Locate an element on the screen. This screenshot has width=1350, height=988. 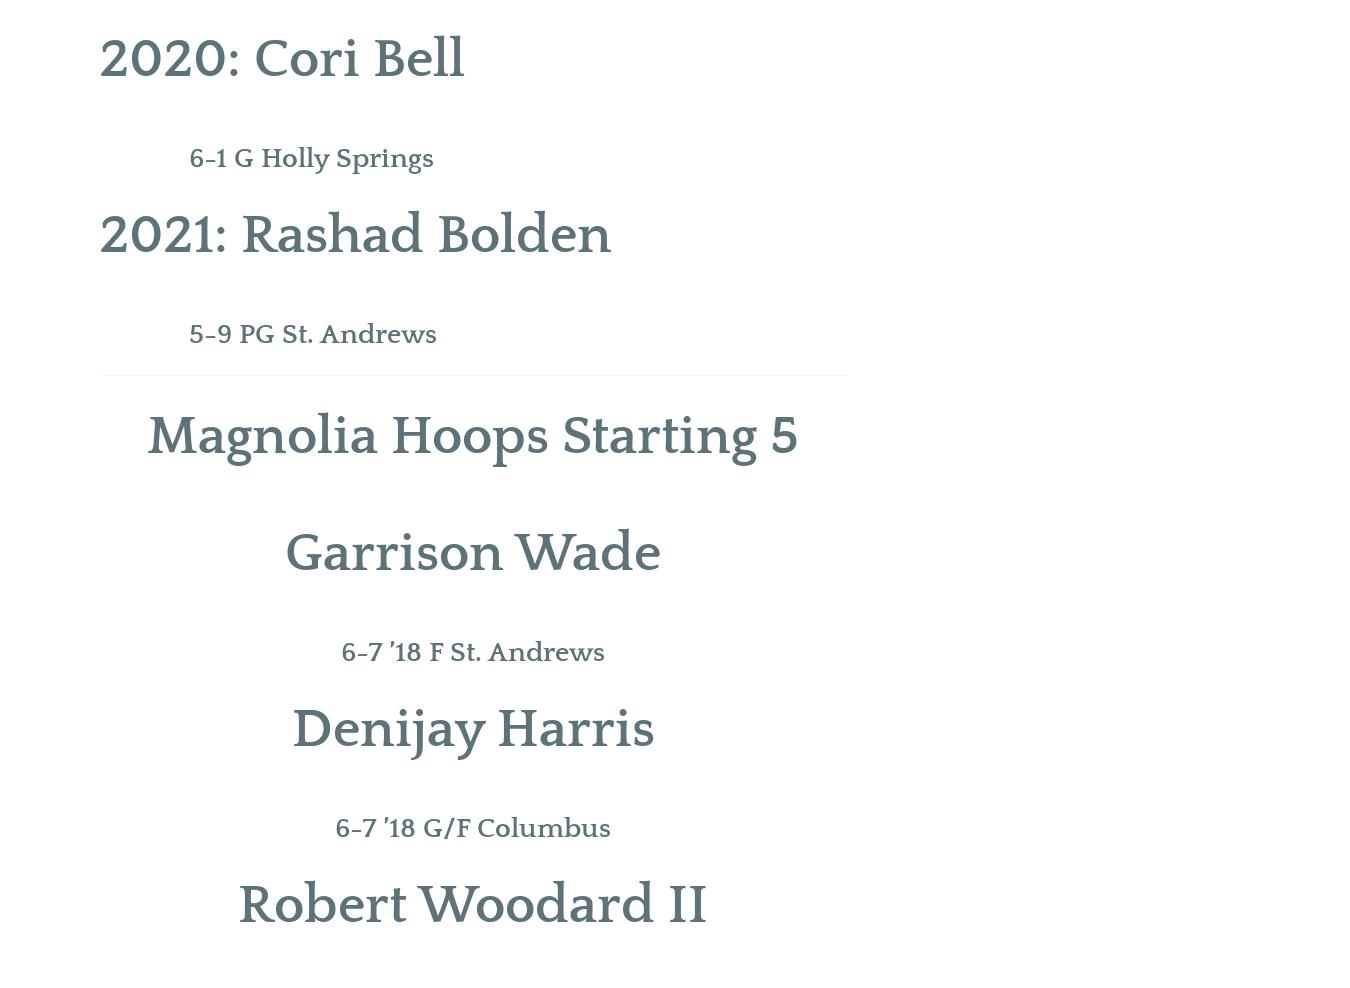
'Robert Woodard II' is located at coordinates (472, 904).